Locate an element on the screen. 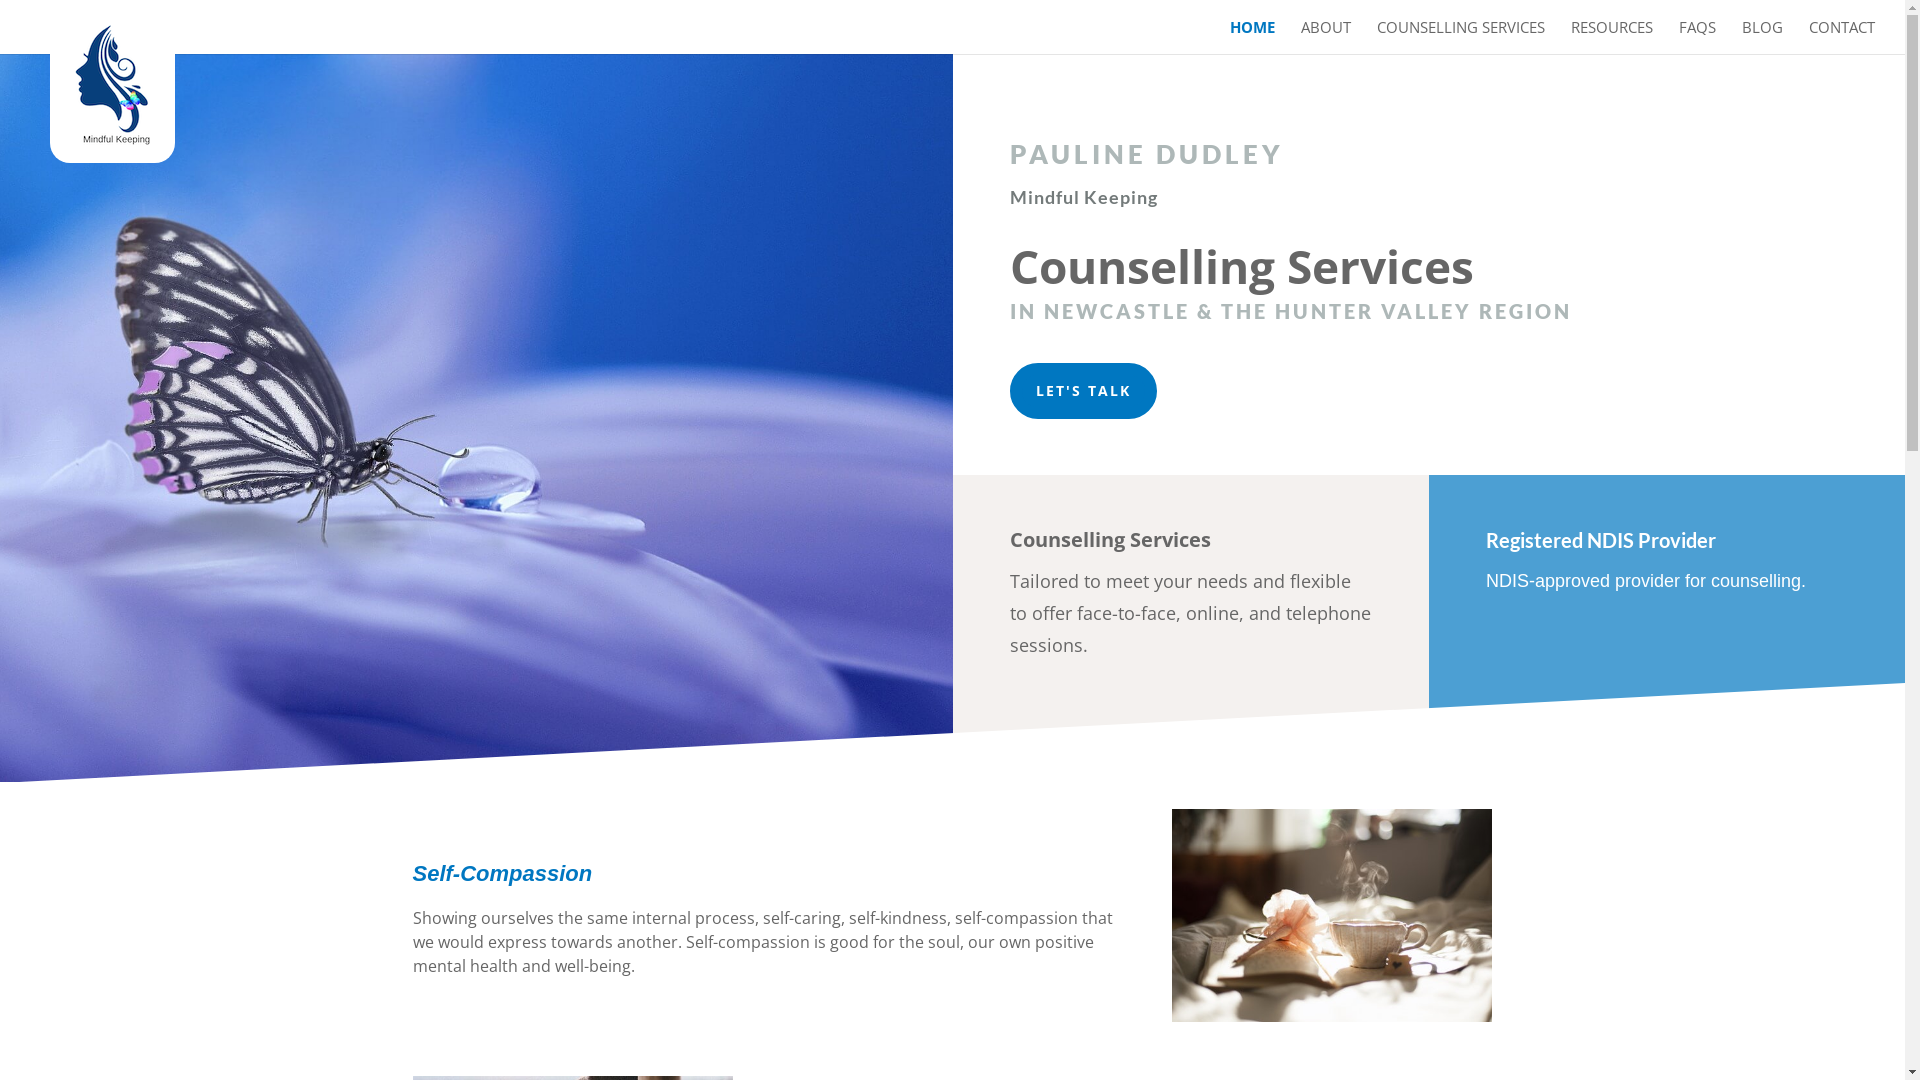 The height and width of the screenshot is (1080, 1920). 'COUNSELLING SERVICES' is located at coordinates (1460, 37).